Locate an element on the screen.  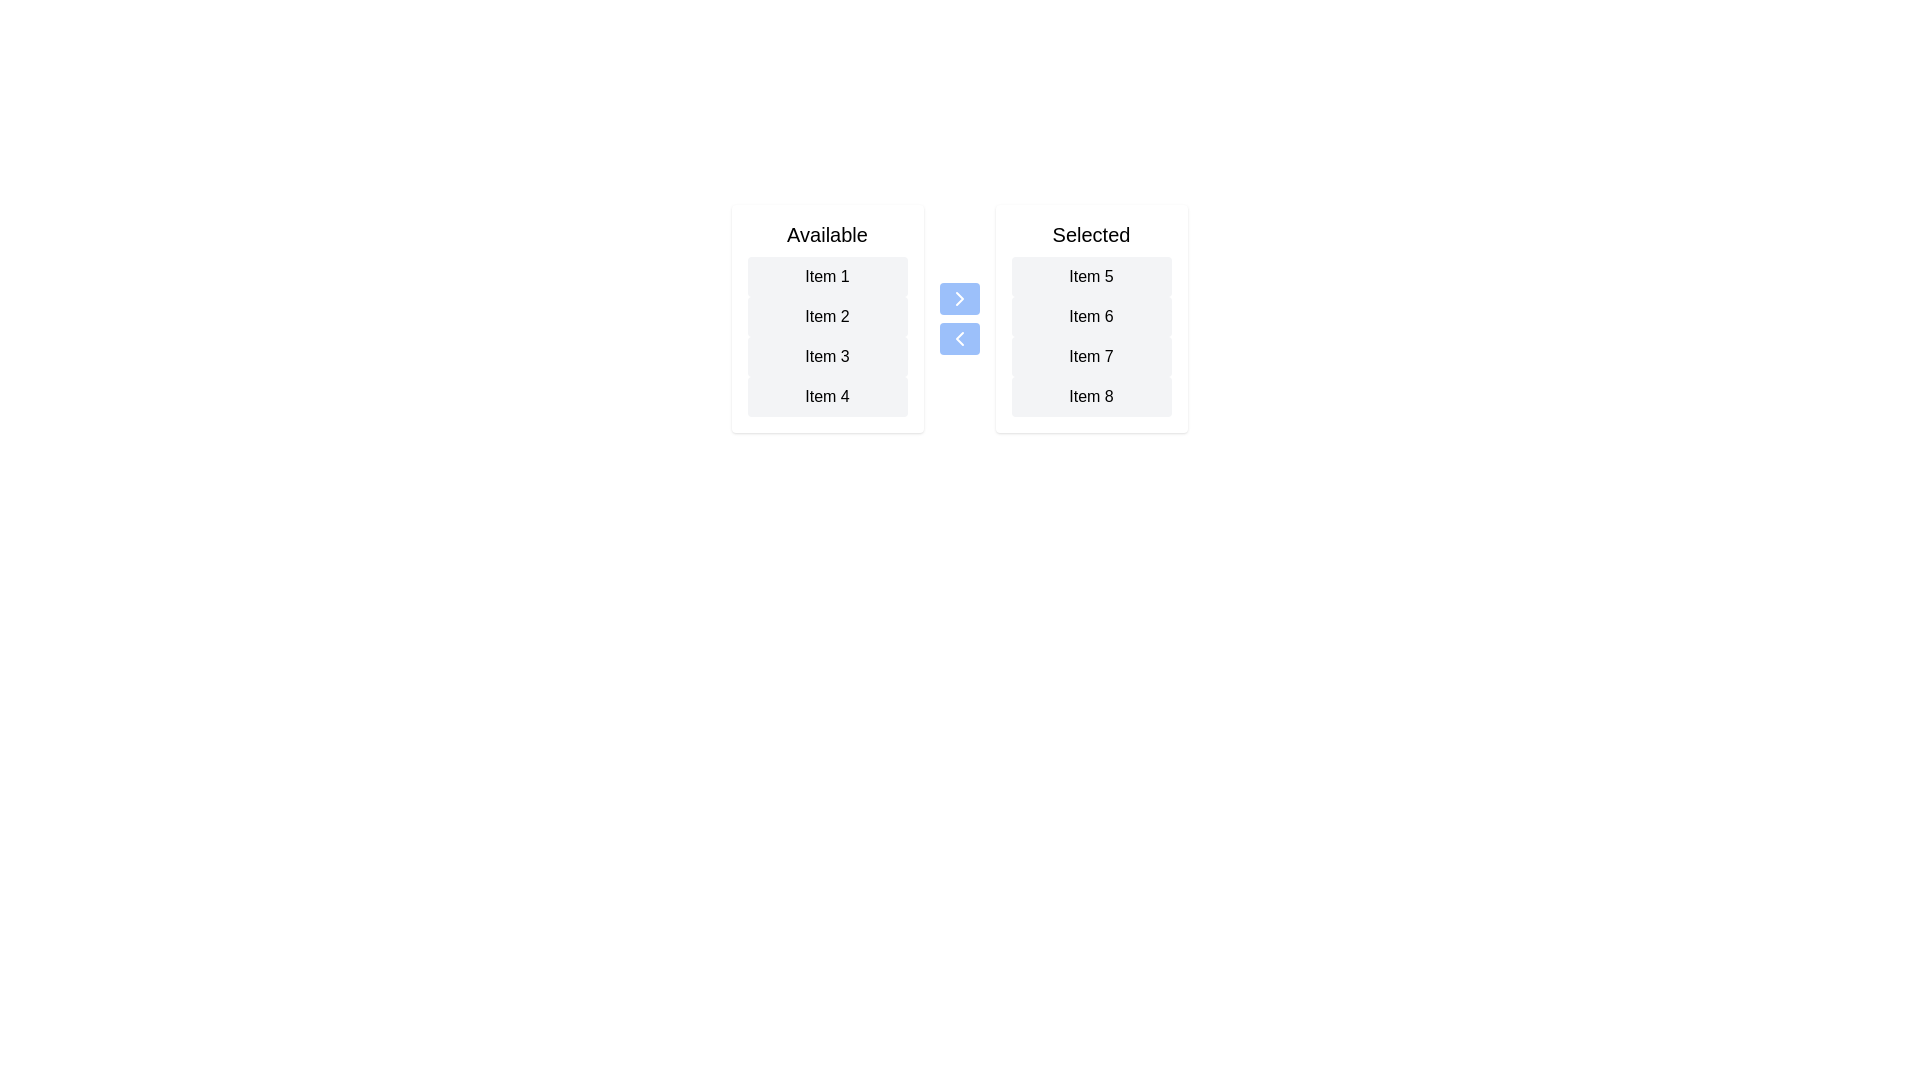
the left-pointing arrow icon, which serves as a back navigation control located between the 'Available' and 'Selected' lists is located at coordinates (958, 338).